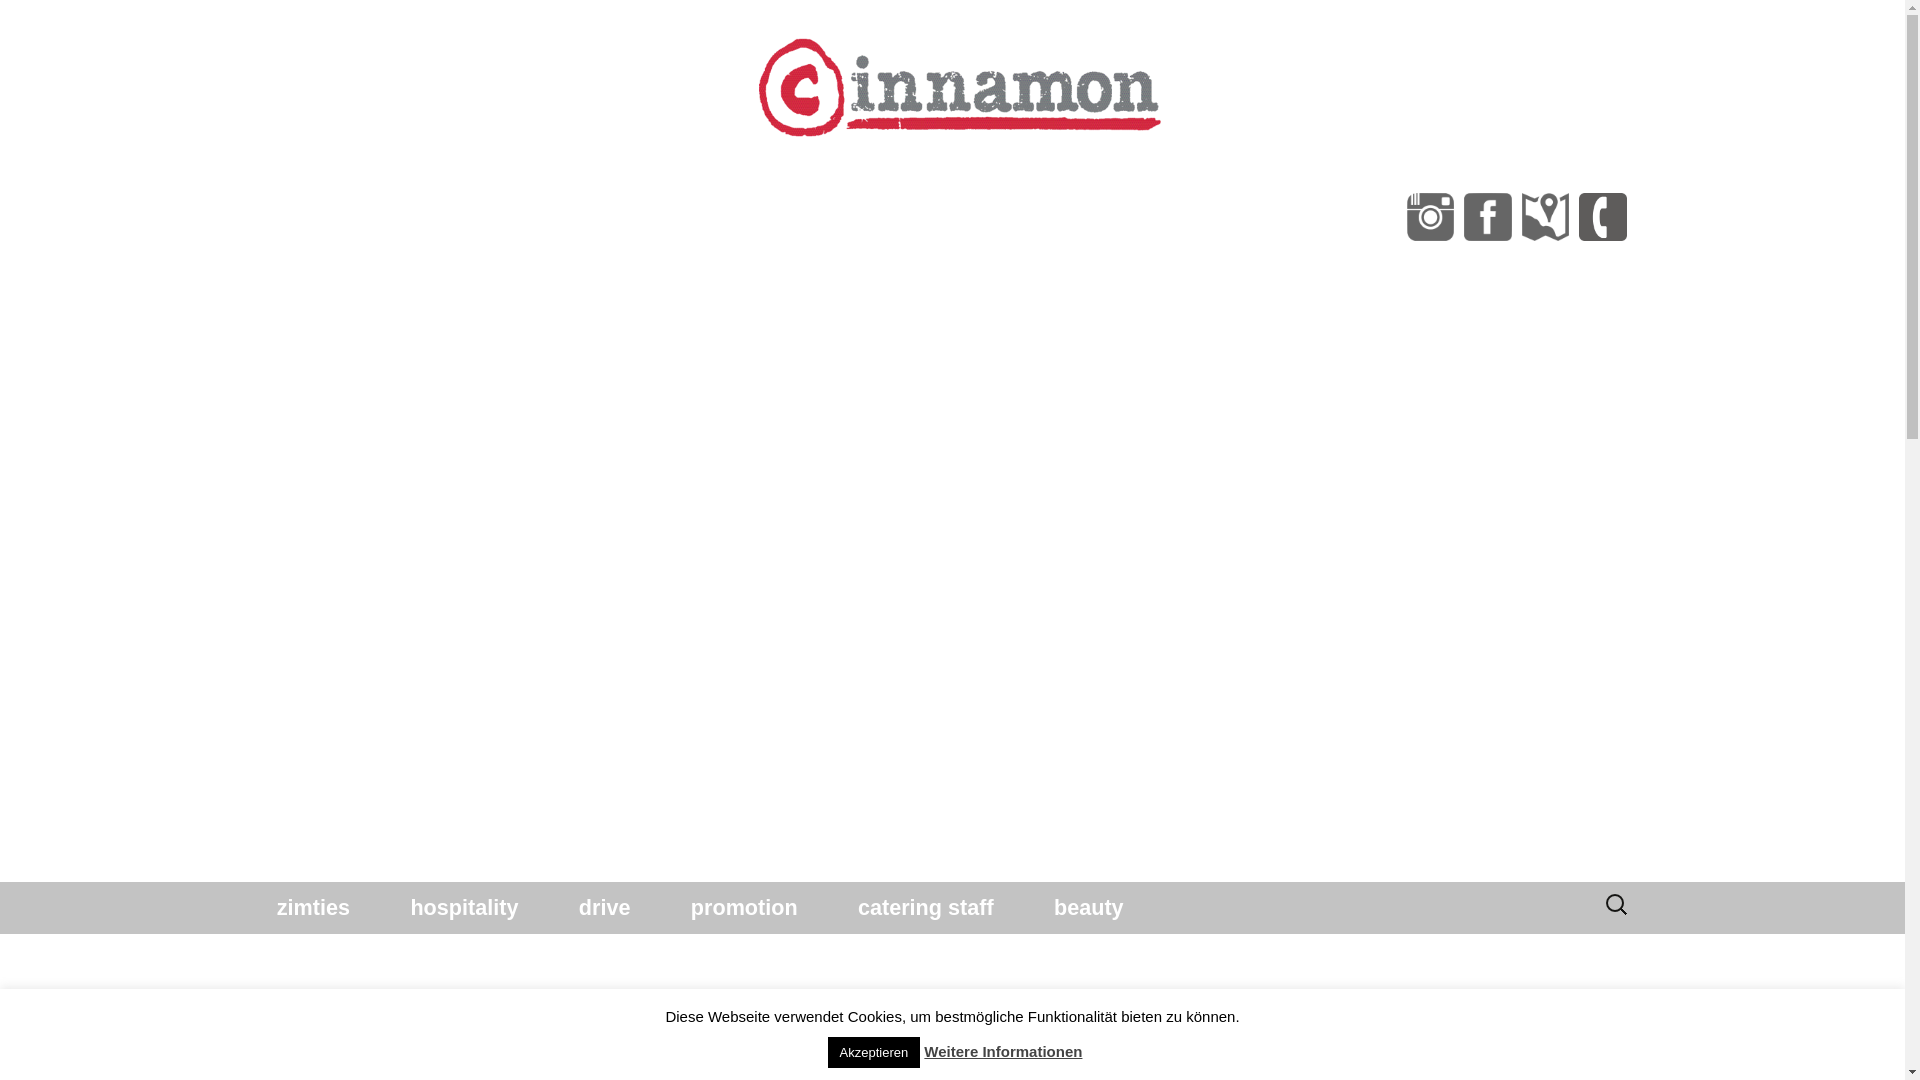  I want to click on 'Springe zum Inhalt', so click(249, 881).